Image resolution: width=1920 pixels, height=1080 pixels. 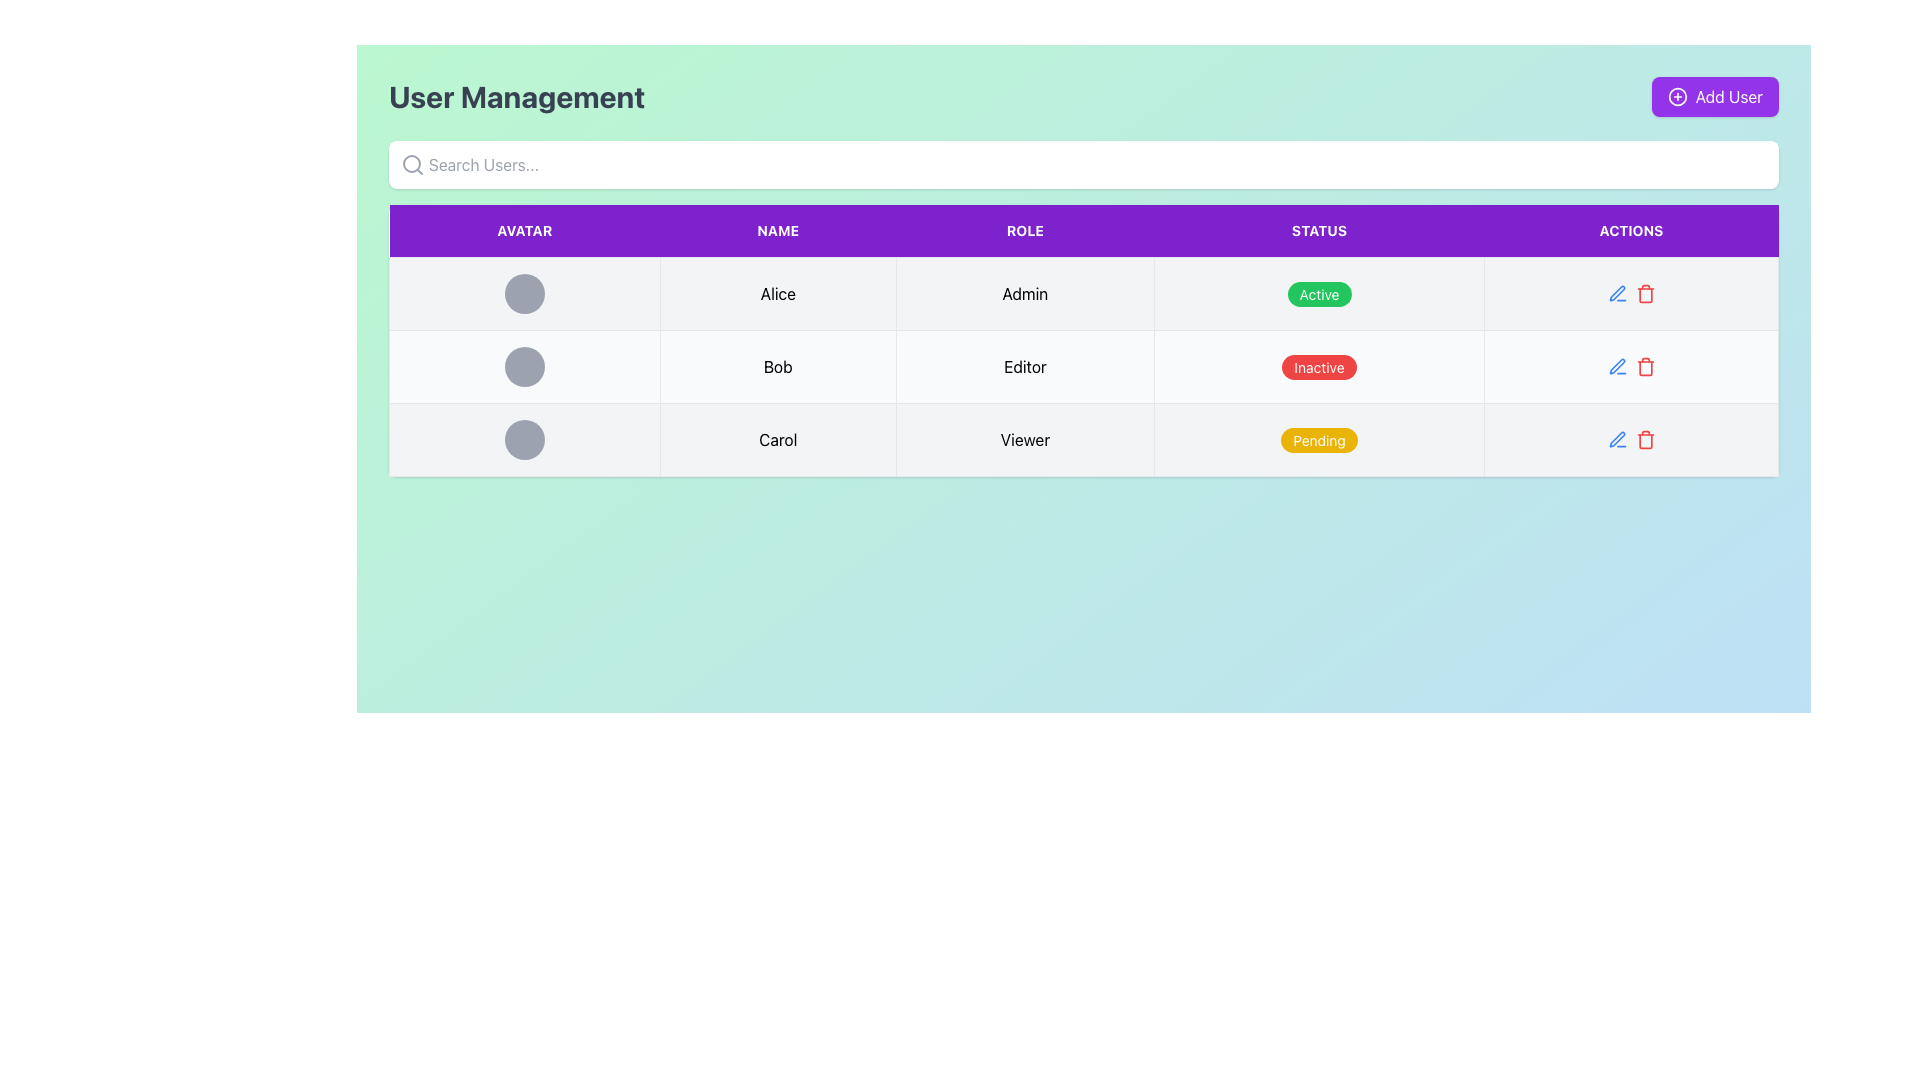 What do you see at coordinates (1631, 293) in the screenshot?
I see `the delete icon in the Interactive toolbar located under the 'Actions' column of the second row of the table, where 'Bob' is listed` at bounding box center [1631, 293].